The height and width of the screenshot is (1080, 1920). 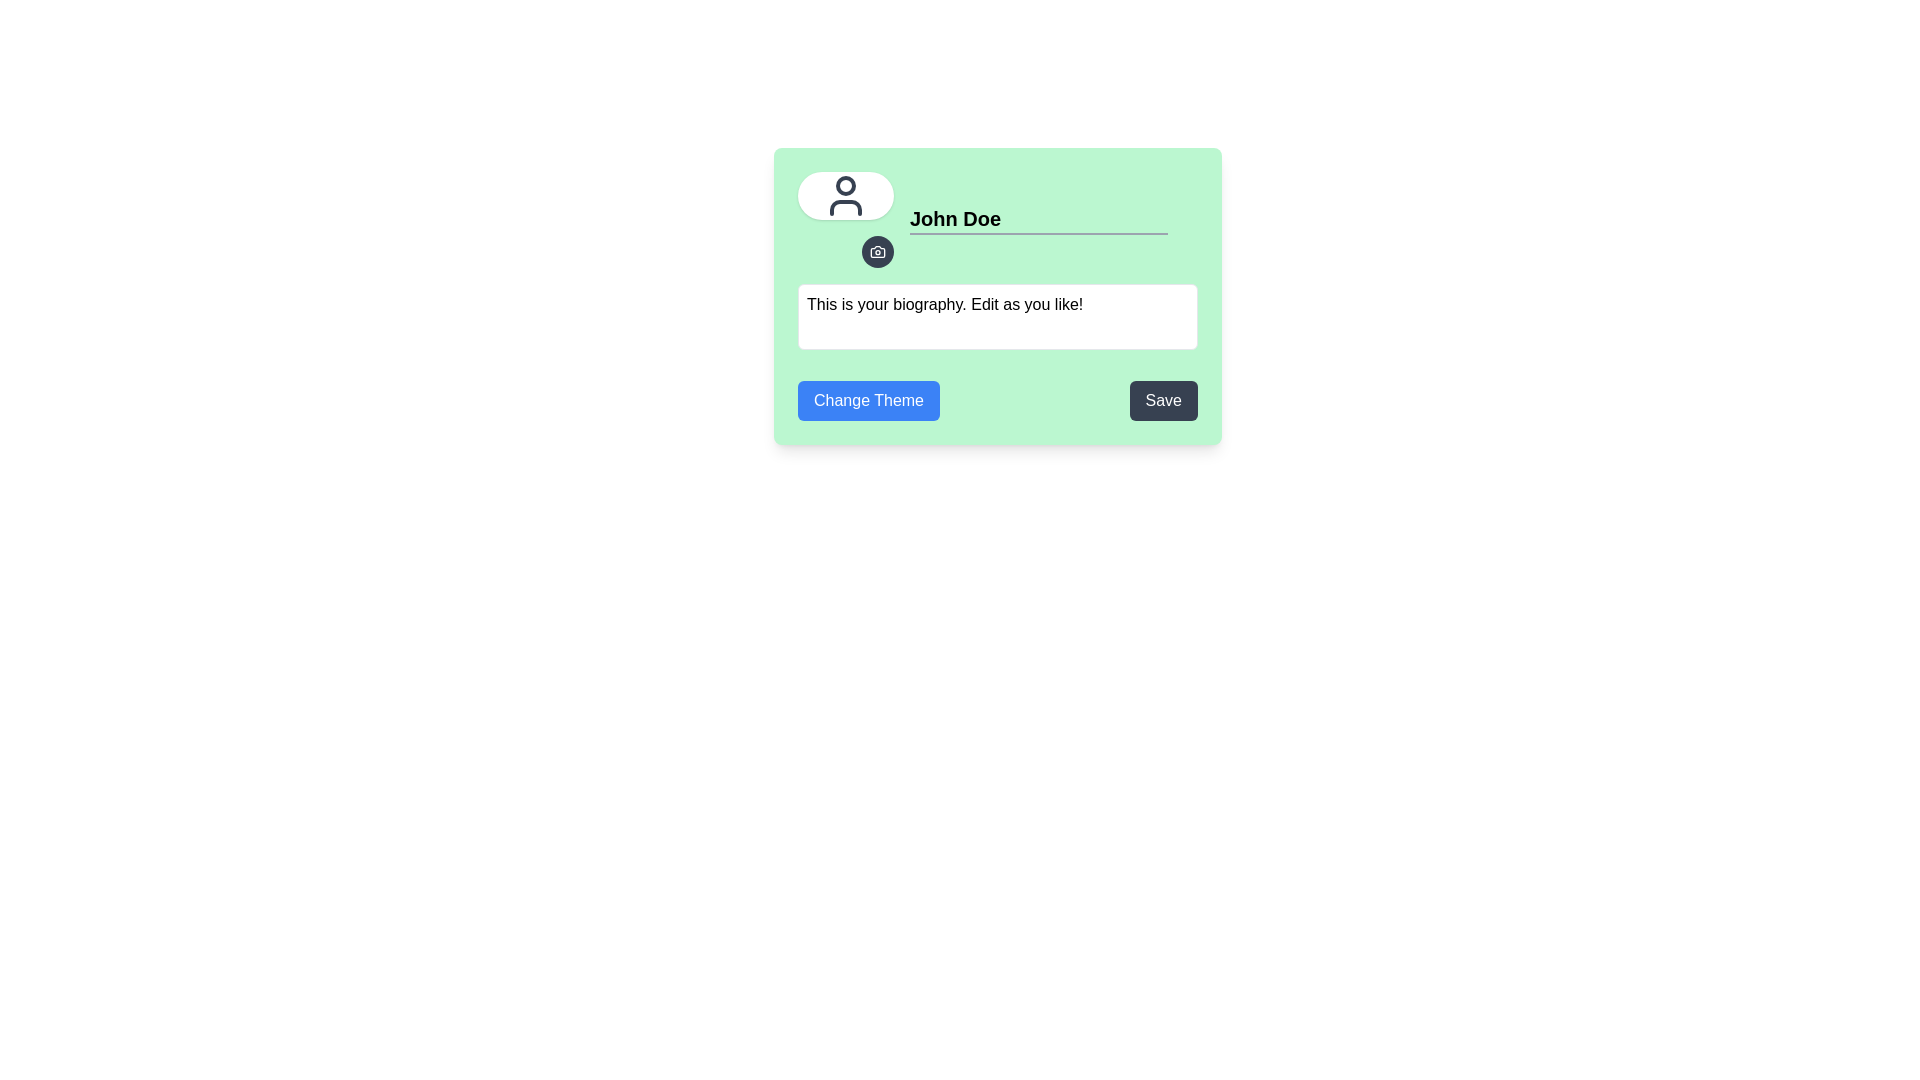 I want to click on the decorative camera icon located below the user avatar icon in the top-left of the card layout, so click(x=878, y=250).